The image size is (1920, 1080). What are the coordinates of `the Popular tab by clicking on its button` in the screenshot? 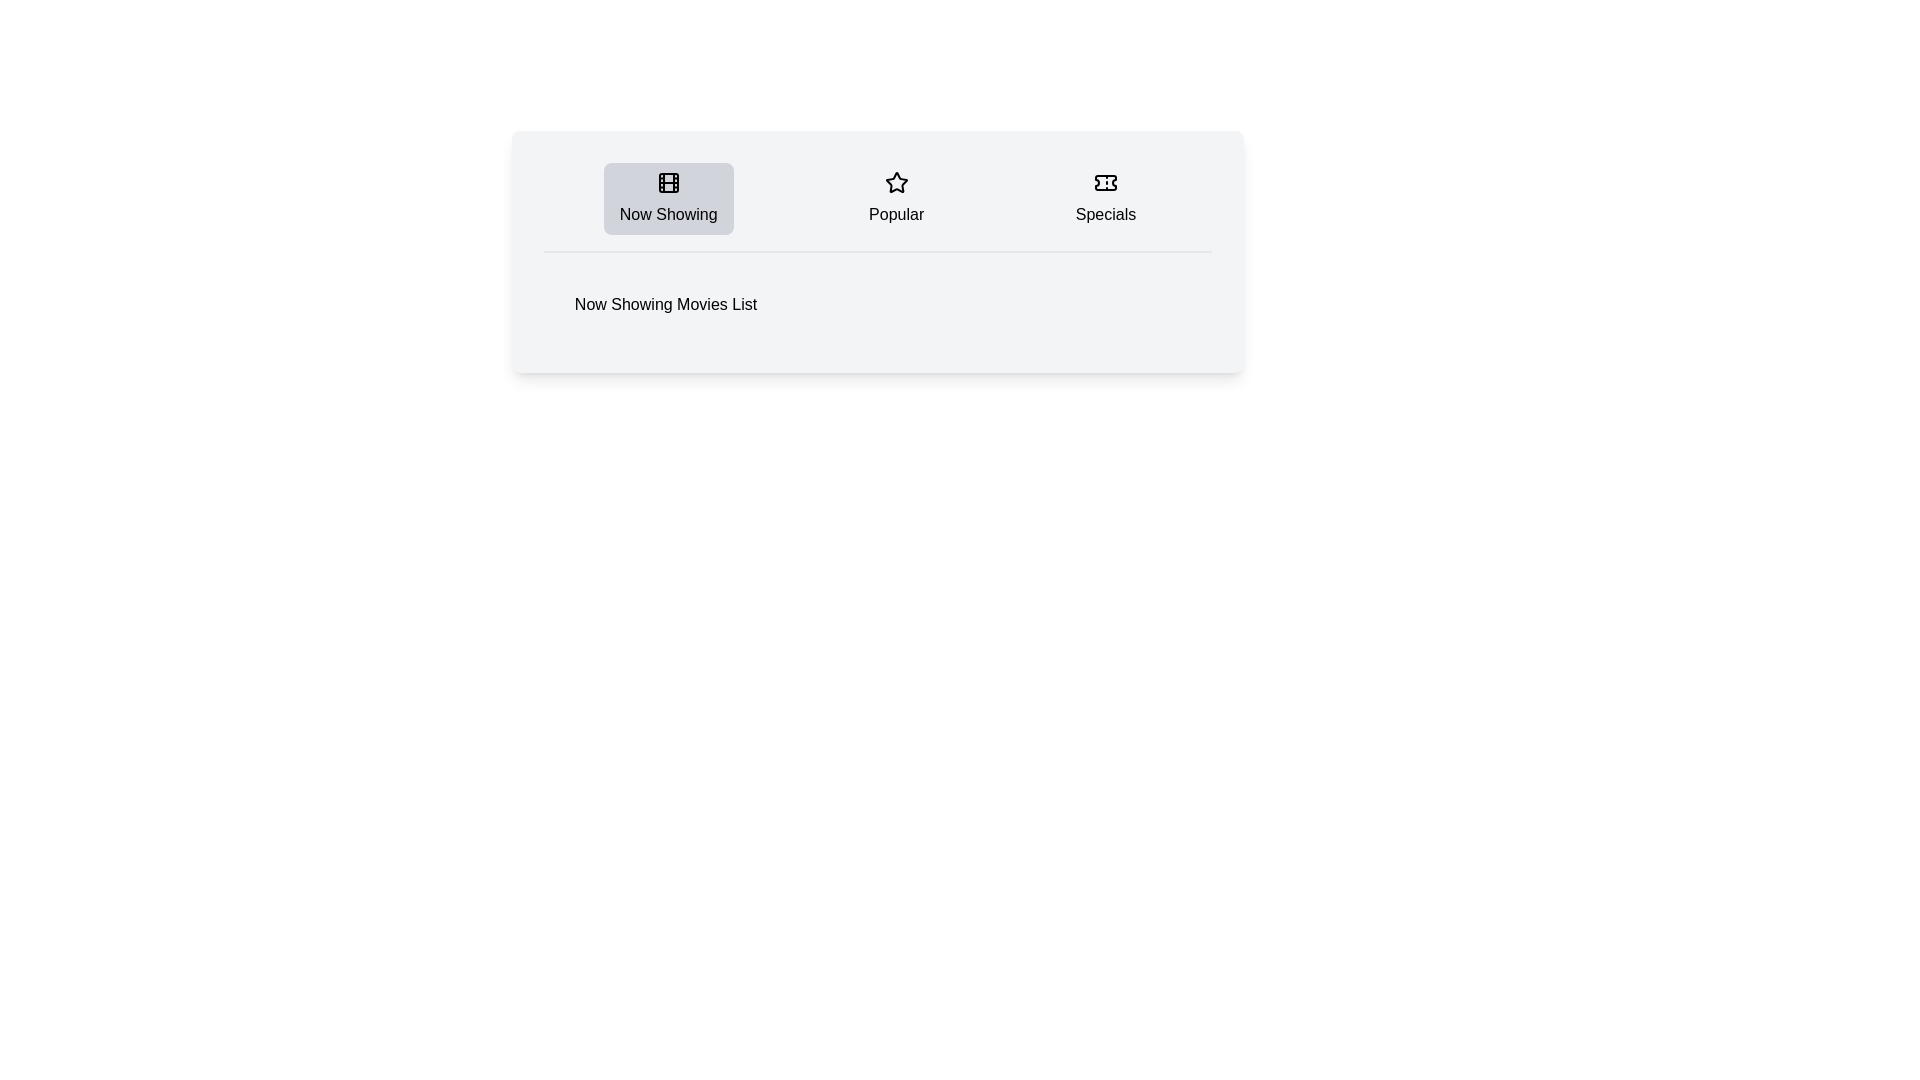 It's located at (895, 199).